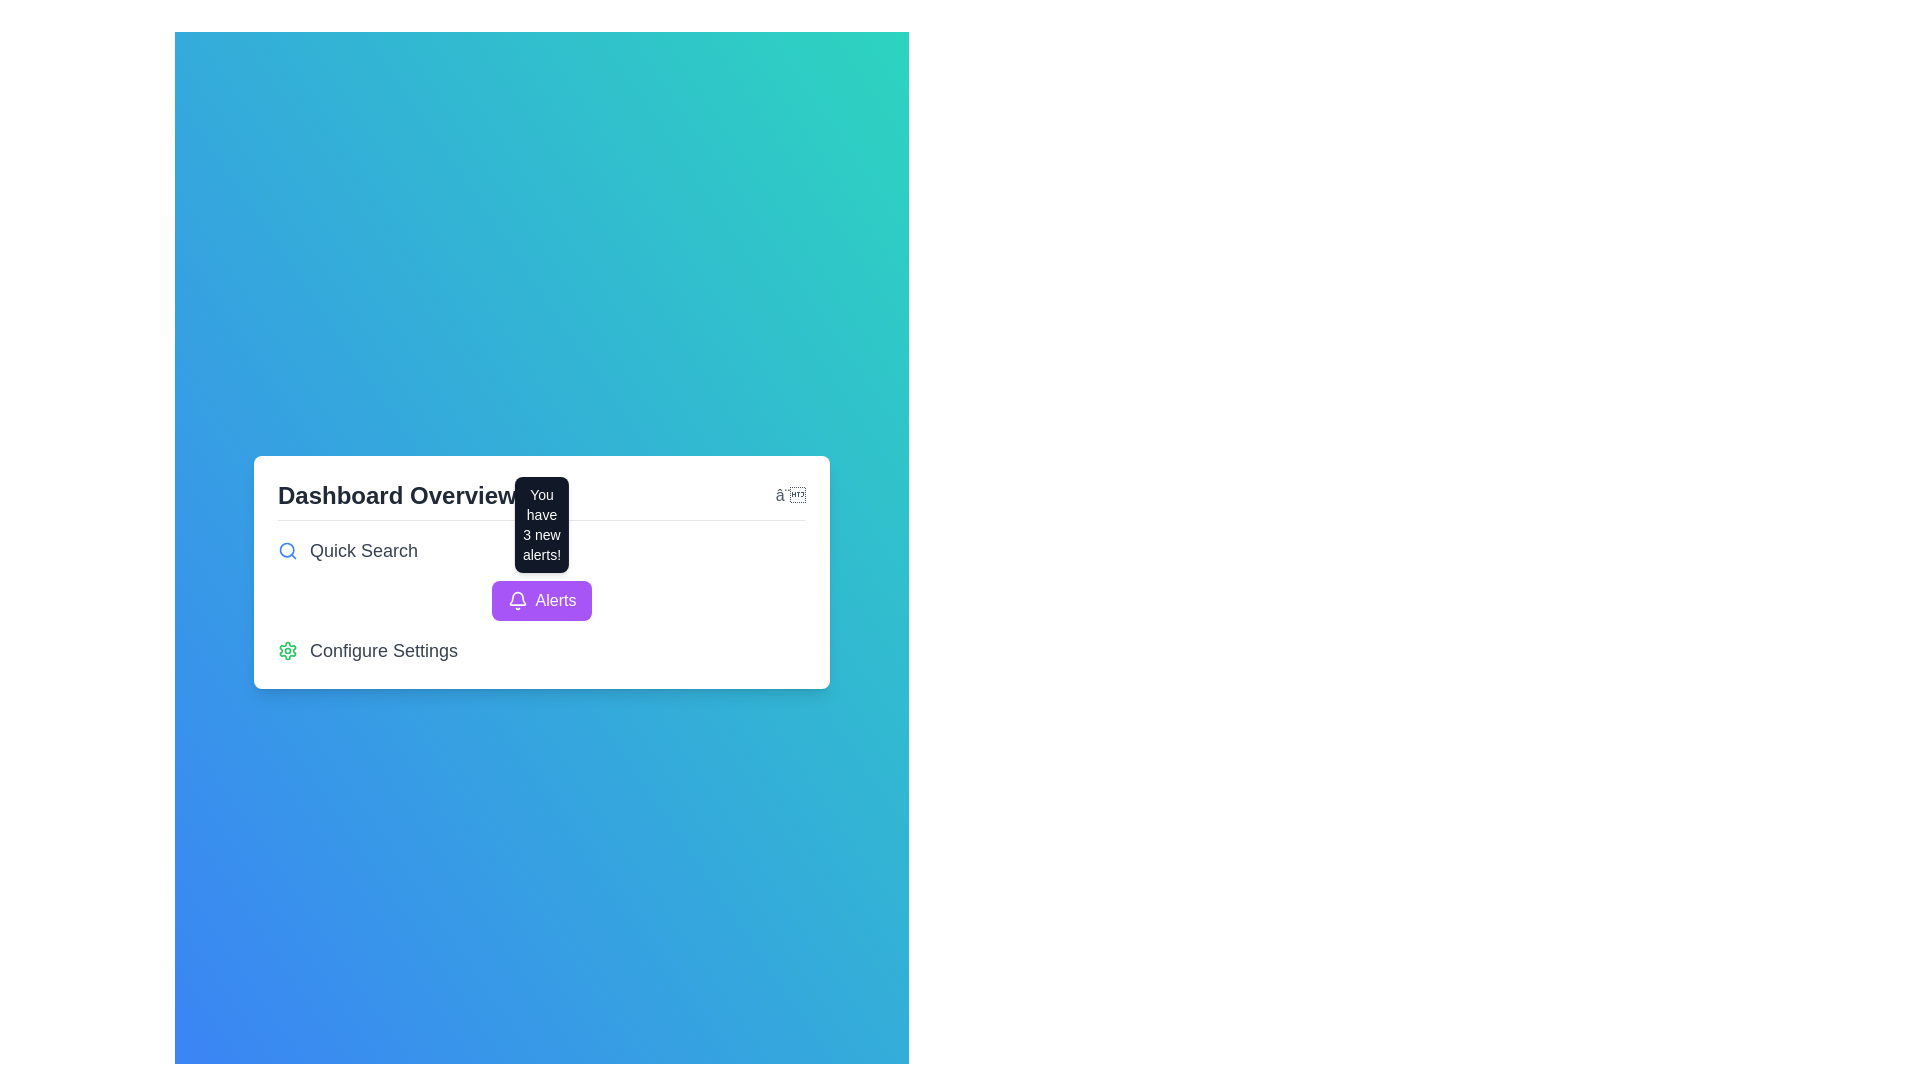 The image size is (1920, 1080). I want to click on the blue magnifying glass icon located to the left of the 'Quick Search' text, so click(287, 550).